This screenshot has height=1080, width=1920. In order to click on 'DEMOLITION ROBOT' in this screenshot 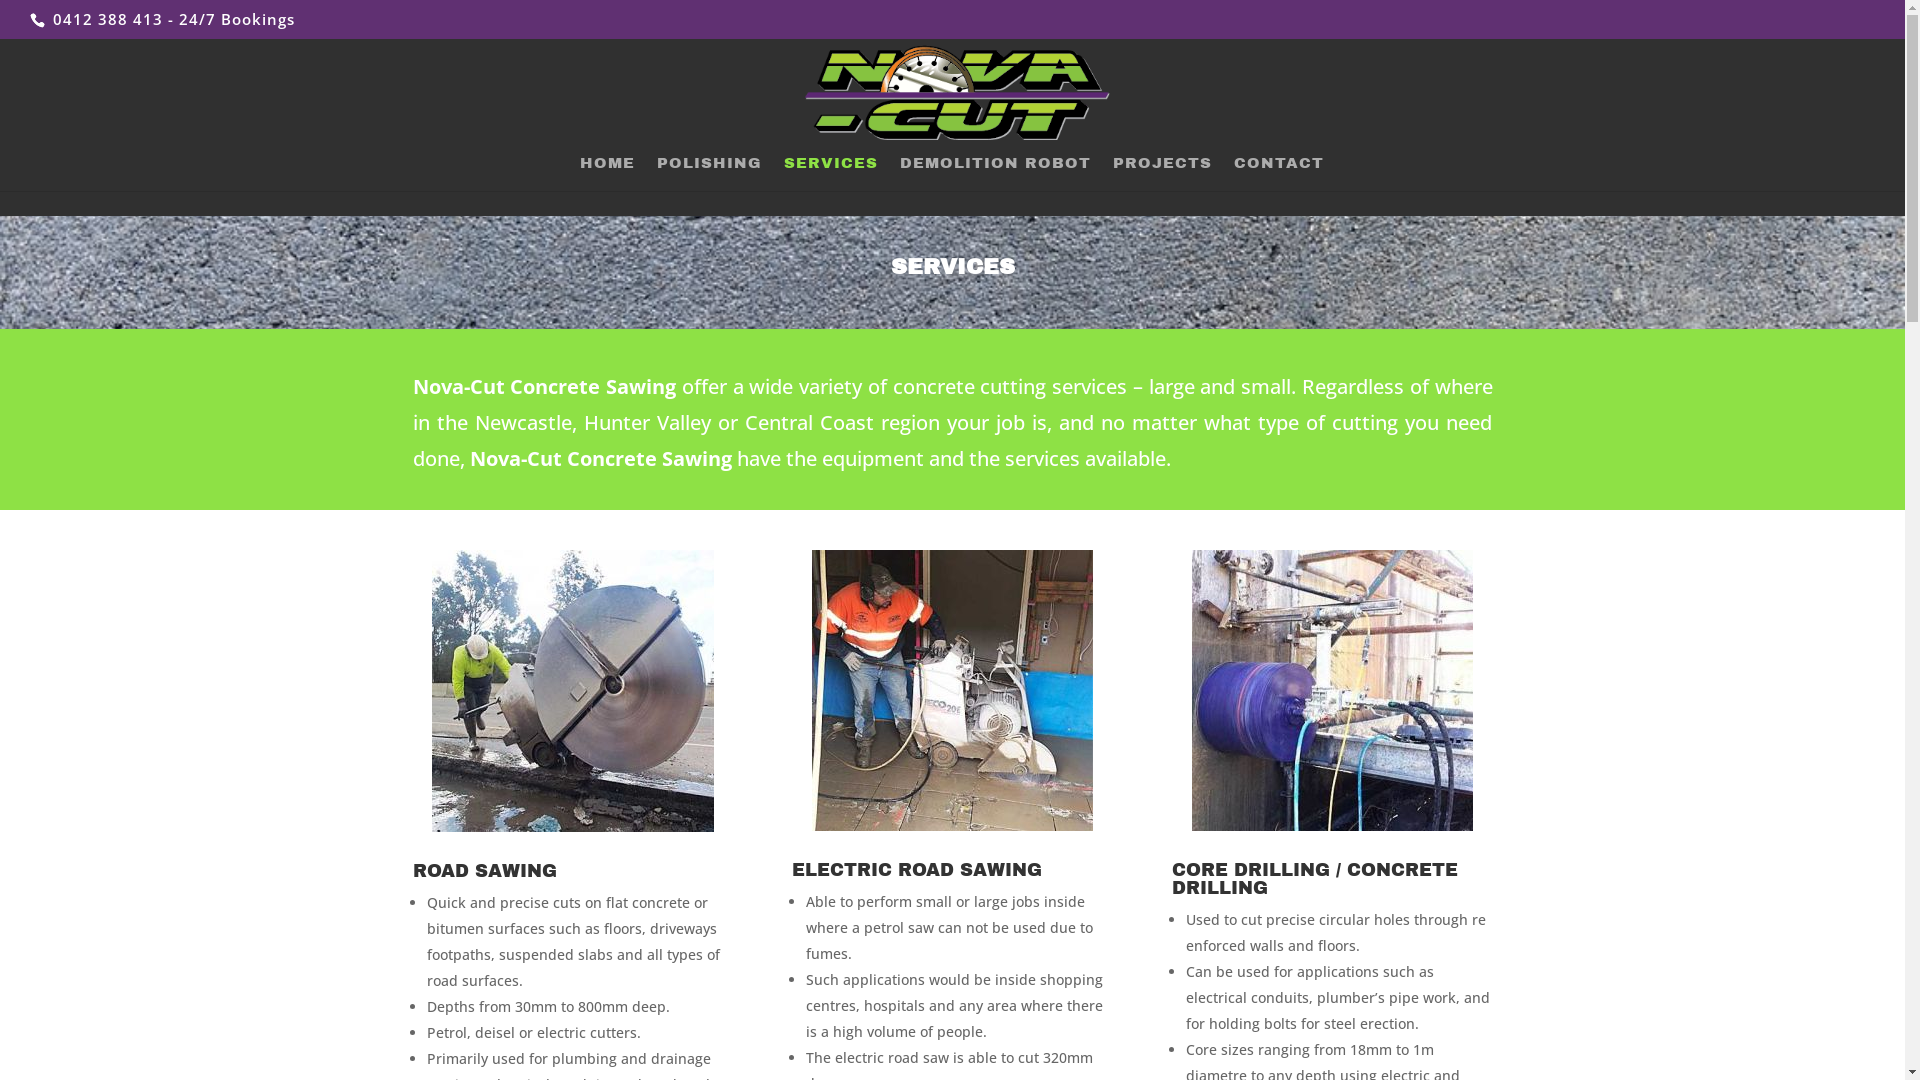, I will do `click(995, 172)`.